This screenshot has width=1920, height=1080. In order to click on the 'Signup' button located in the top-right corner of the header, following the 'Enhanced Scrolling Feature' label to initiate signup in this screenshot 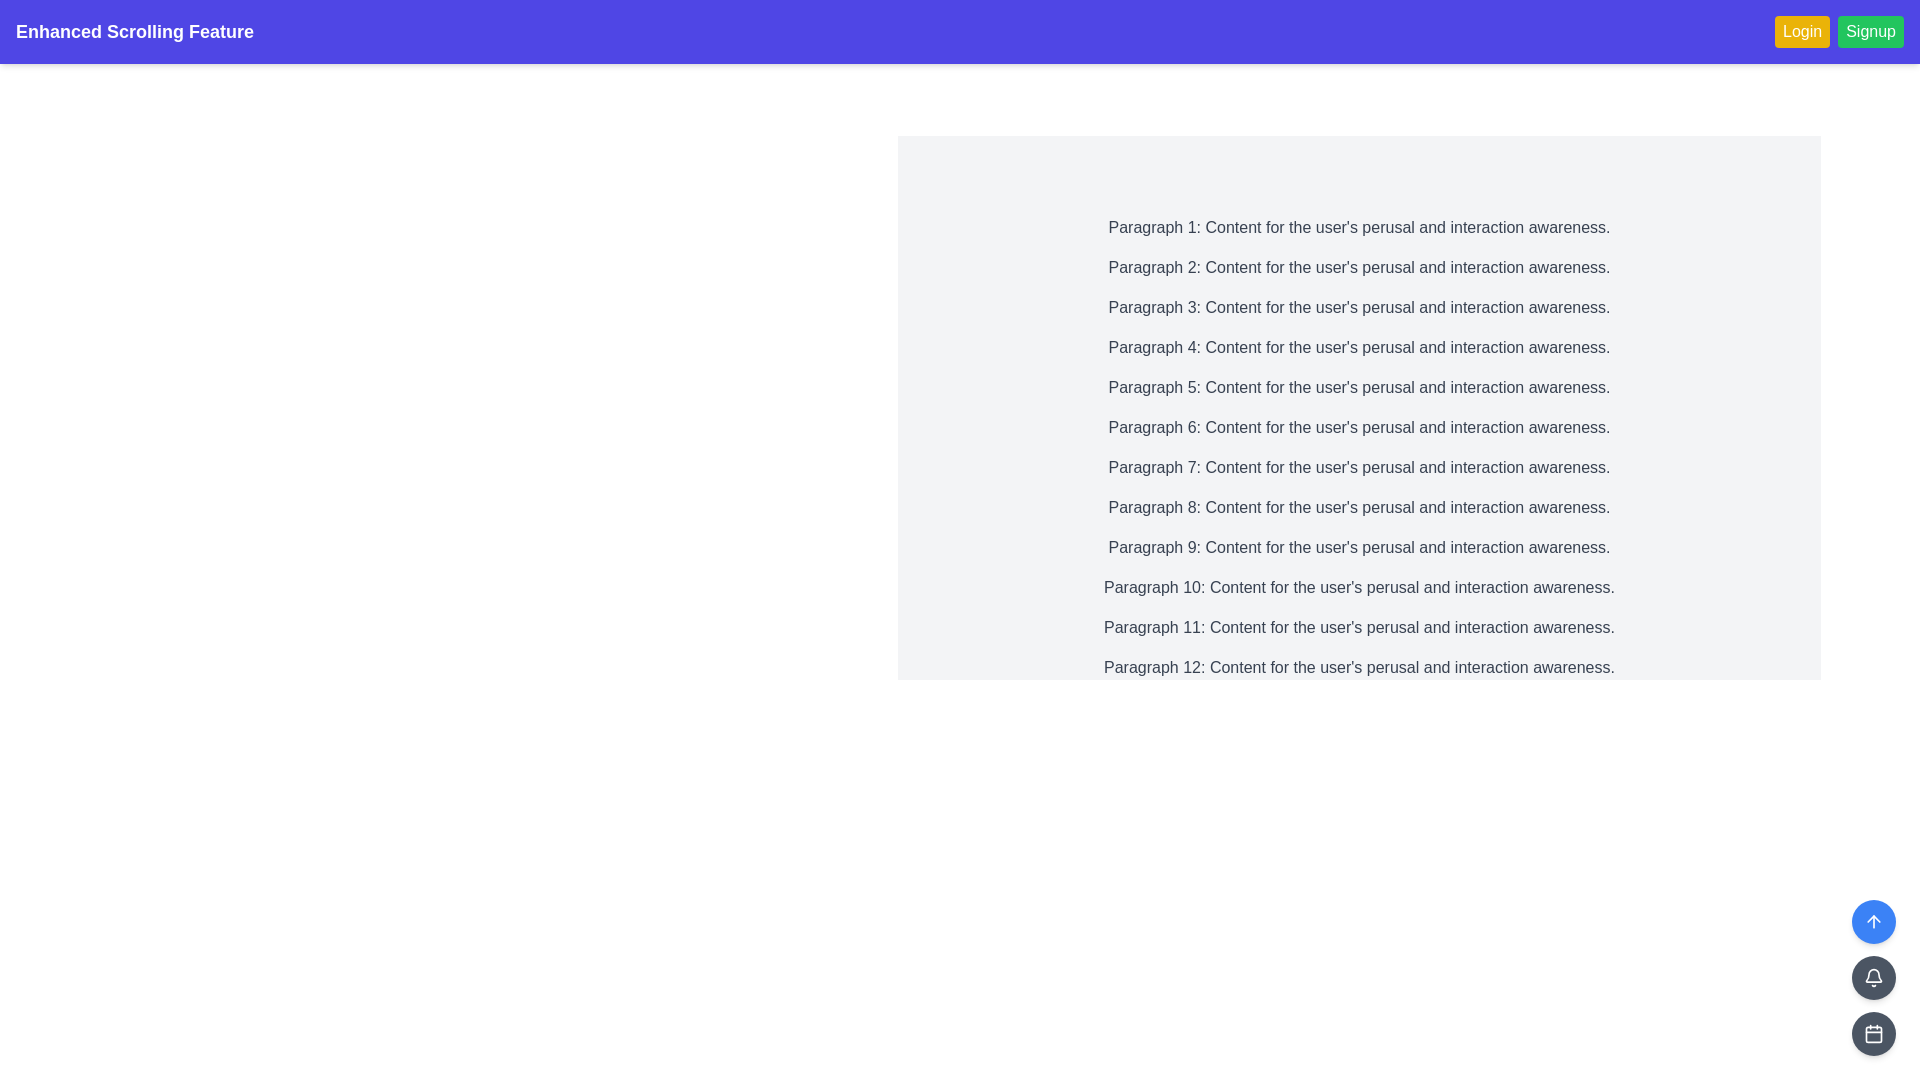, I will do `click(1839, 31)`.